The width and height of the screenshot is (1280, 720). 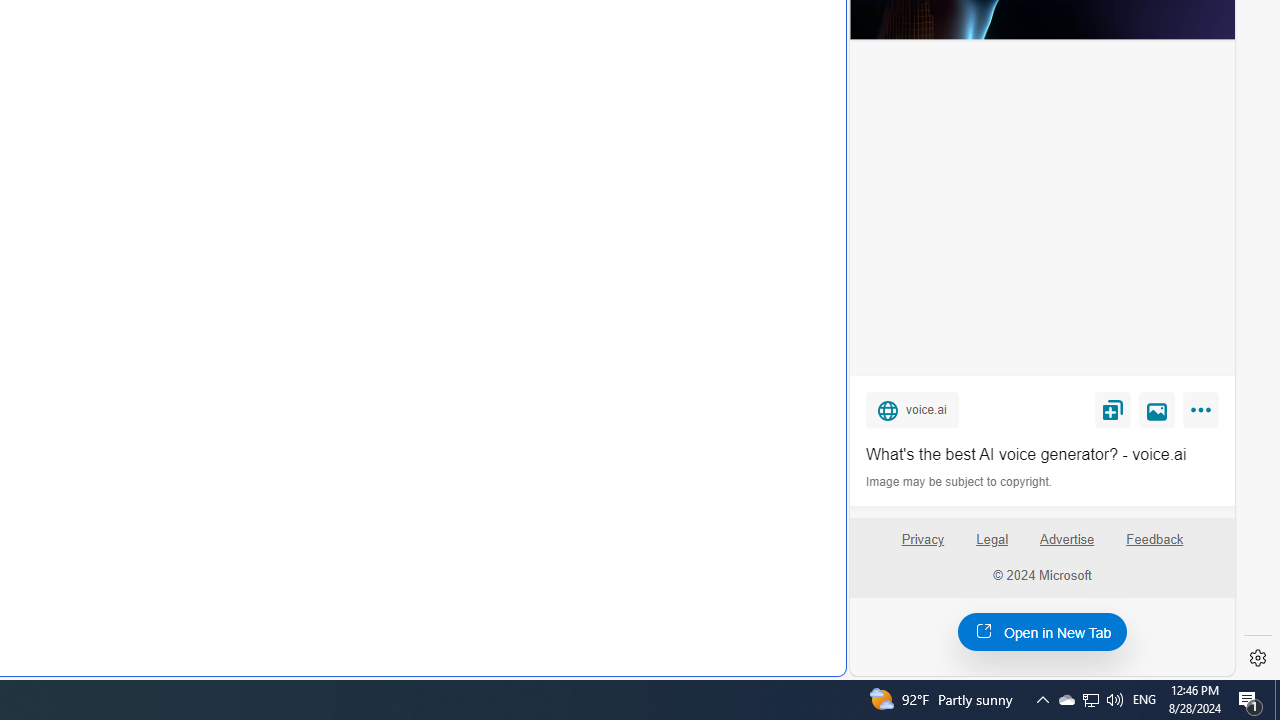 I want to click on 'Settings', so click(x=1257, y=658).